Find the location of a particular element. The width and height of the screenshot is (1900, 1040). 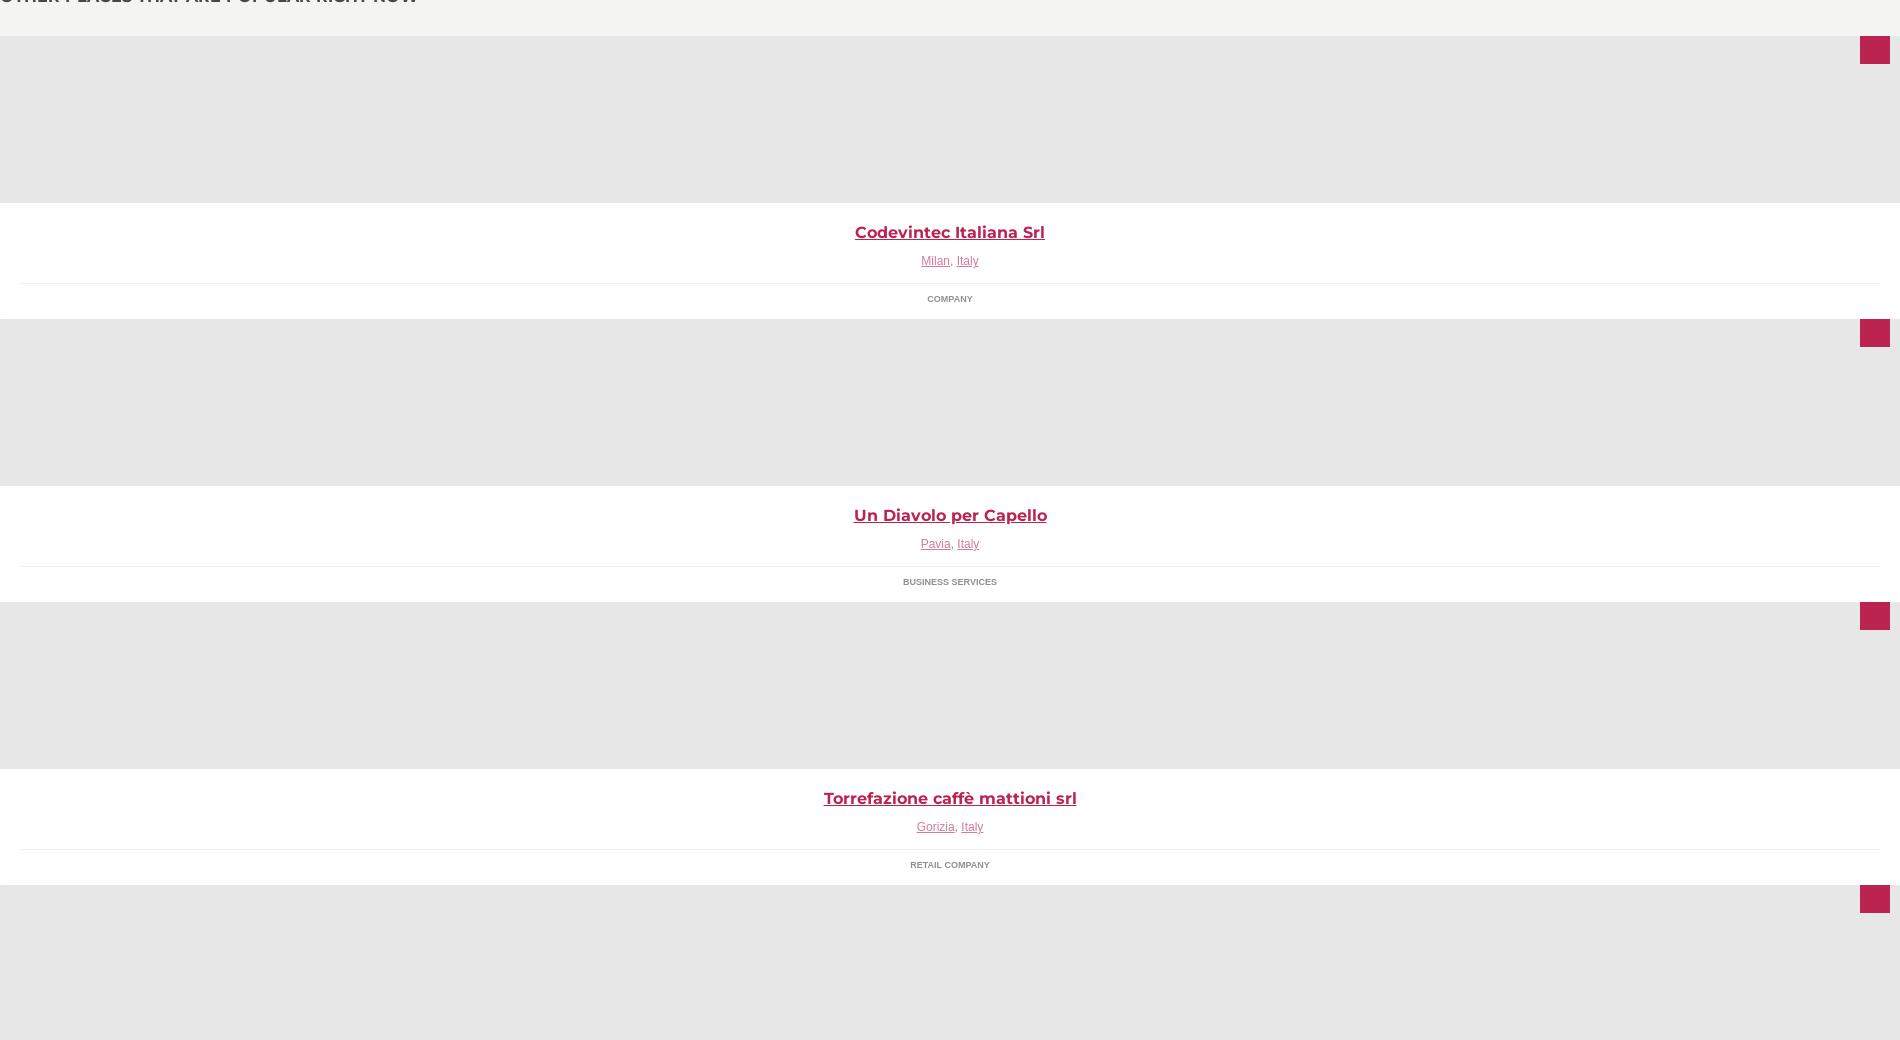

'Business services' is located at coordinates (948, 580).